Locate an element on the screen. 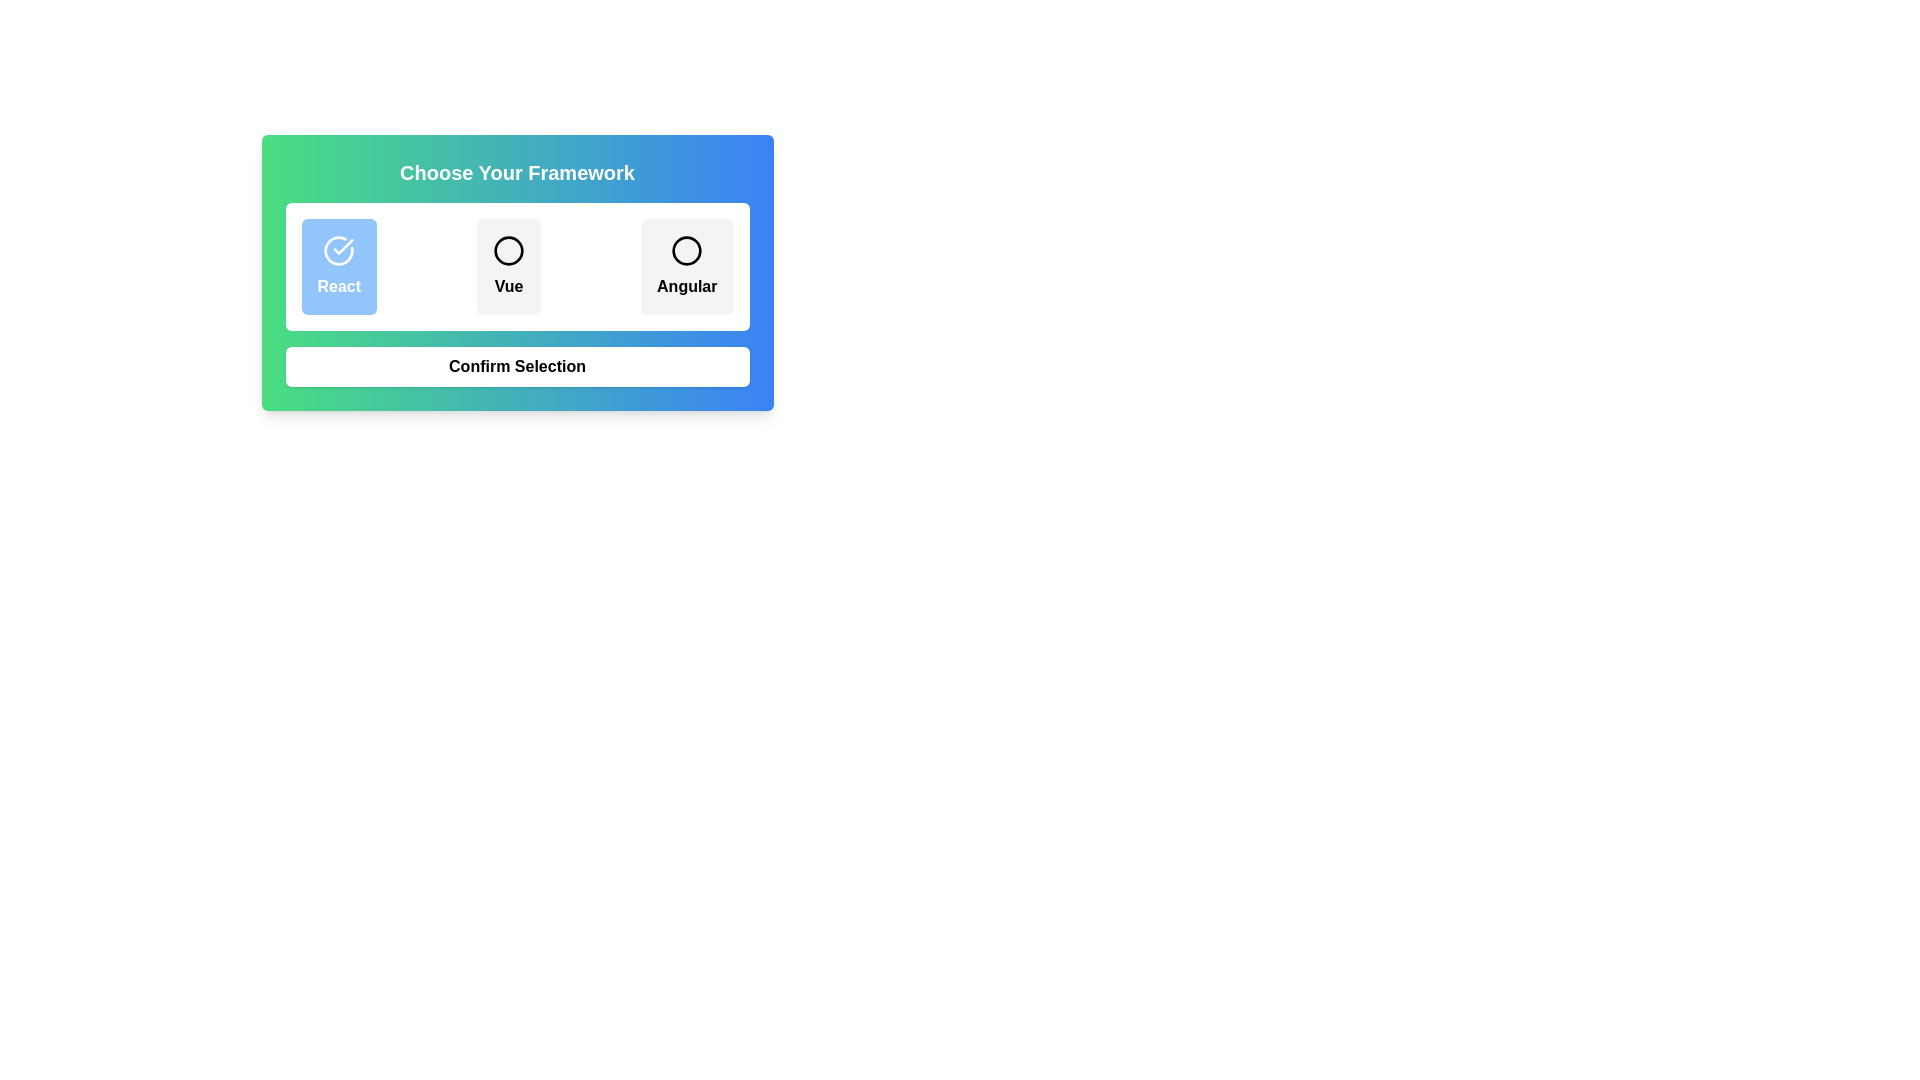 Image resolution: width=1920 pixels, height=1080 pixels. the circular icon styled as a bordered circle with a hollow center located above the text 'Vue', which is visually centered in its area is located at coordinates (508, 249).